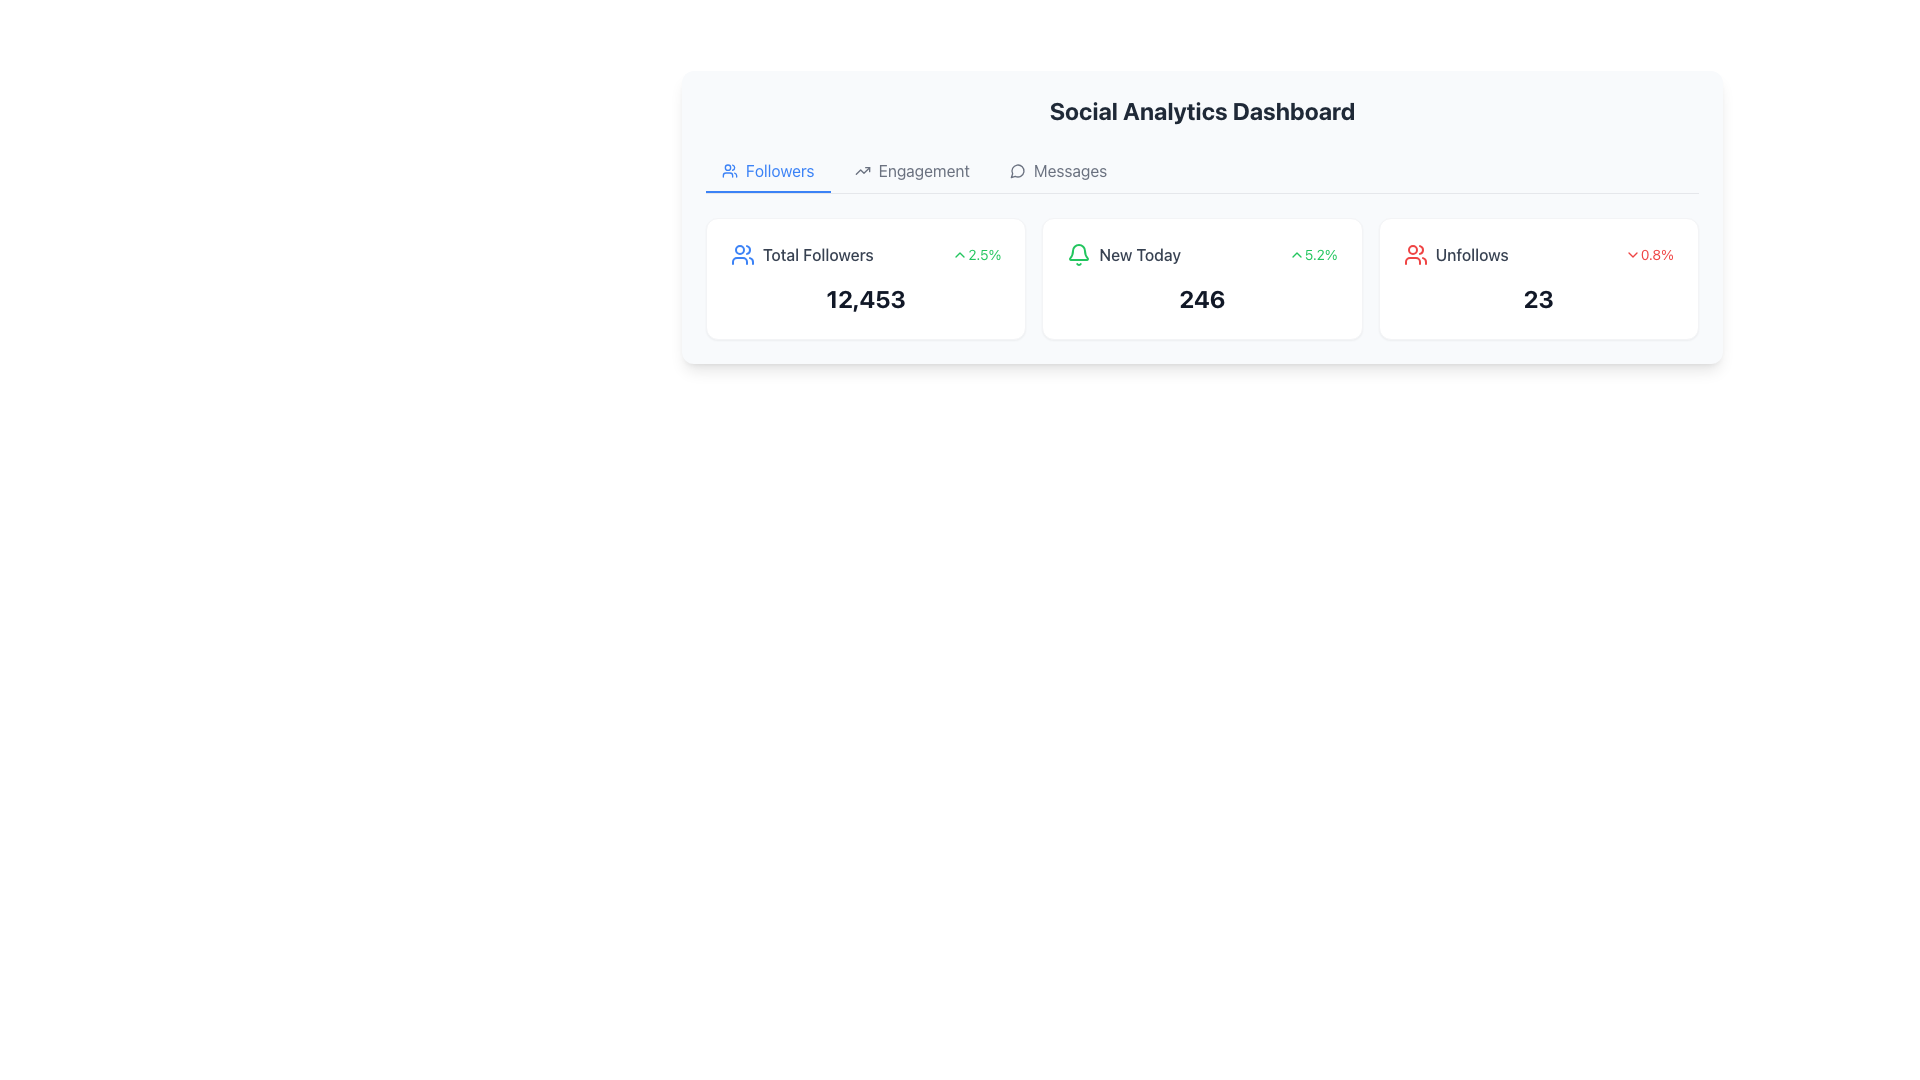  Describe the element at coordinates (984, 253) in the screenshot. I see `the text content indicating percentage change in followers, located in the top panel area to the right of the 'Total Followers' title` at that location.